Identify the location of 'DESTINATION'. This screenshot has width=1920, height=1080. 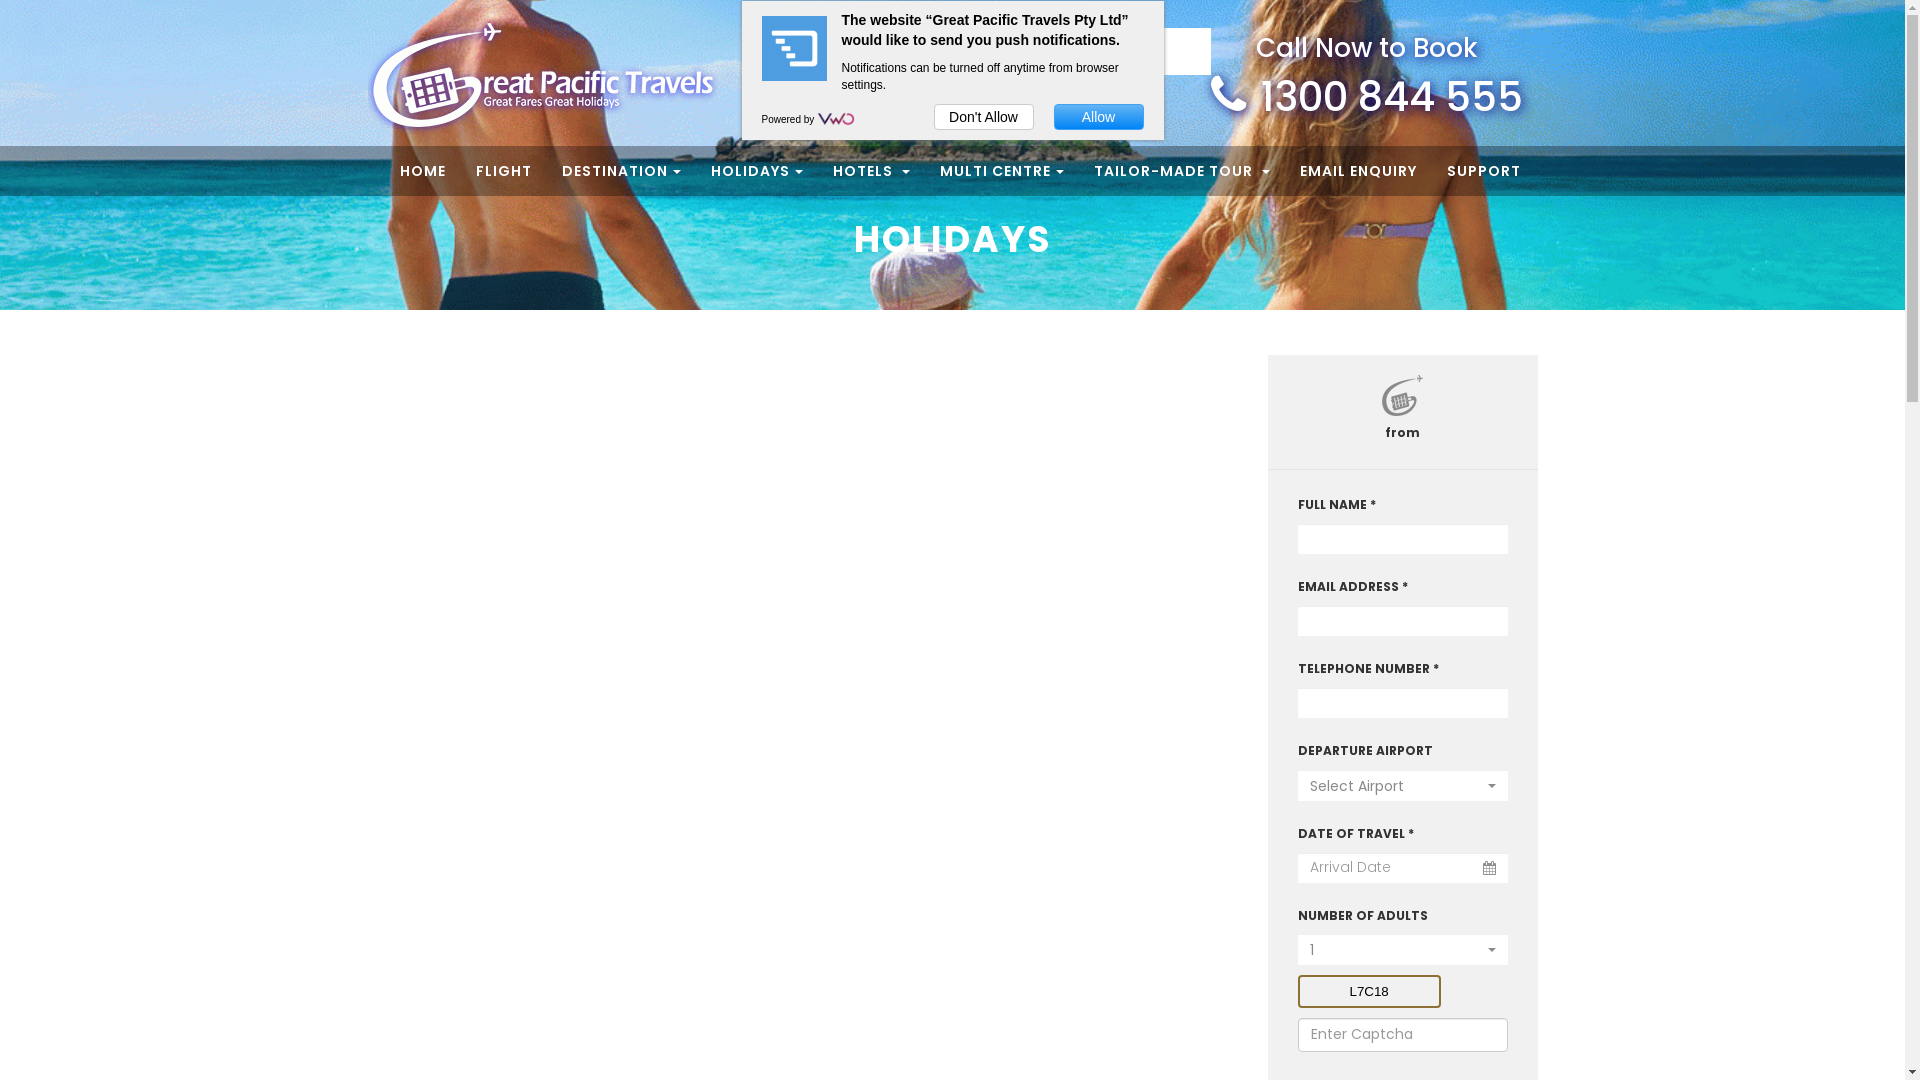
(560, 169).